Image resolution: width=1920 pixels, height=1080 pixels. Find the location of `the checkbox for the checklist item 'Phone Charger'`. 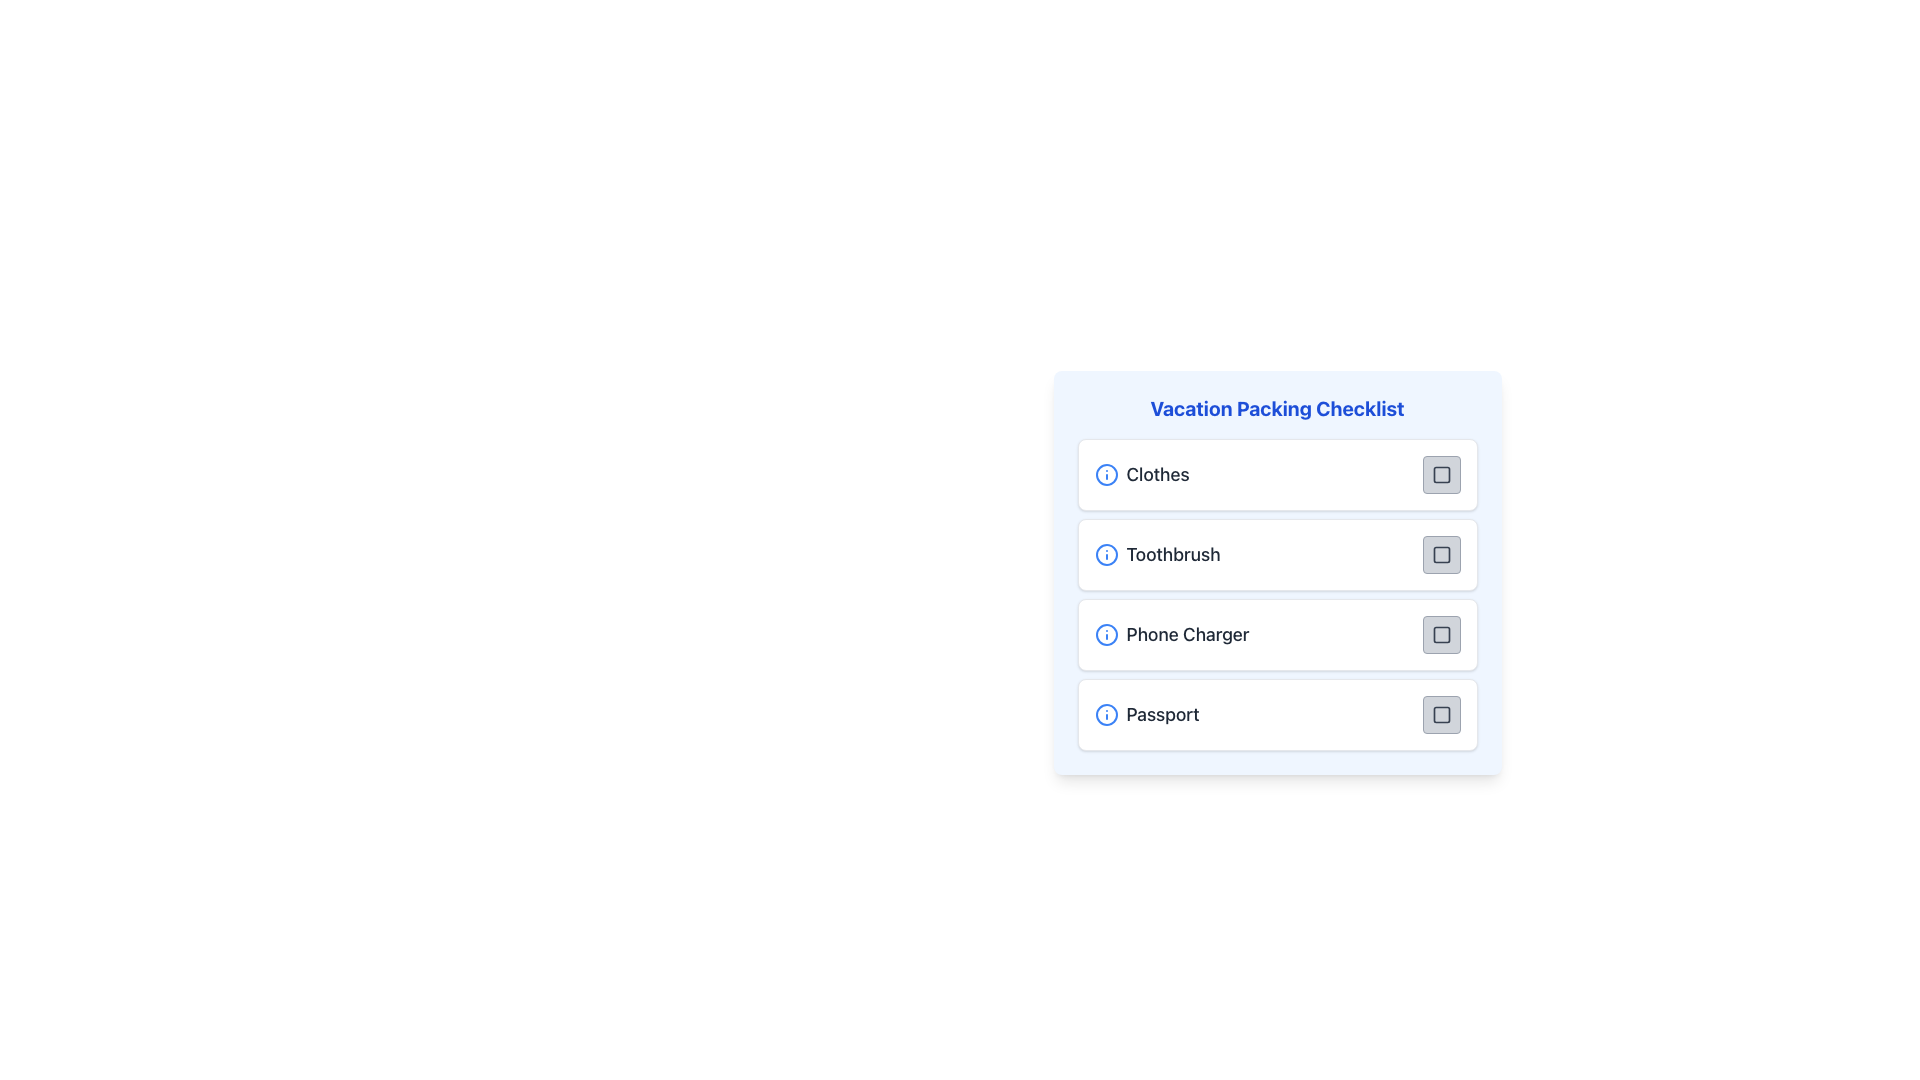

the checkbox for the checklist item 'Phone Charger' is located at coordinates (1441, 635).